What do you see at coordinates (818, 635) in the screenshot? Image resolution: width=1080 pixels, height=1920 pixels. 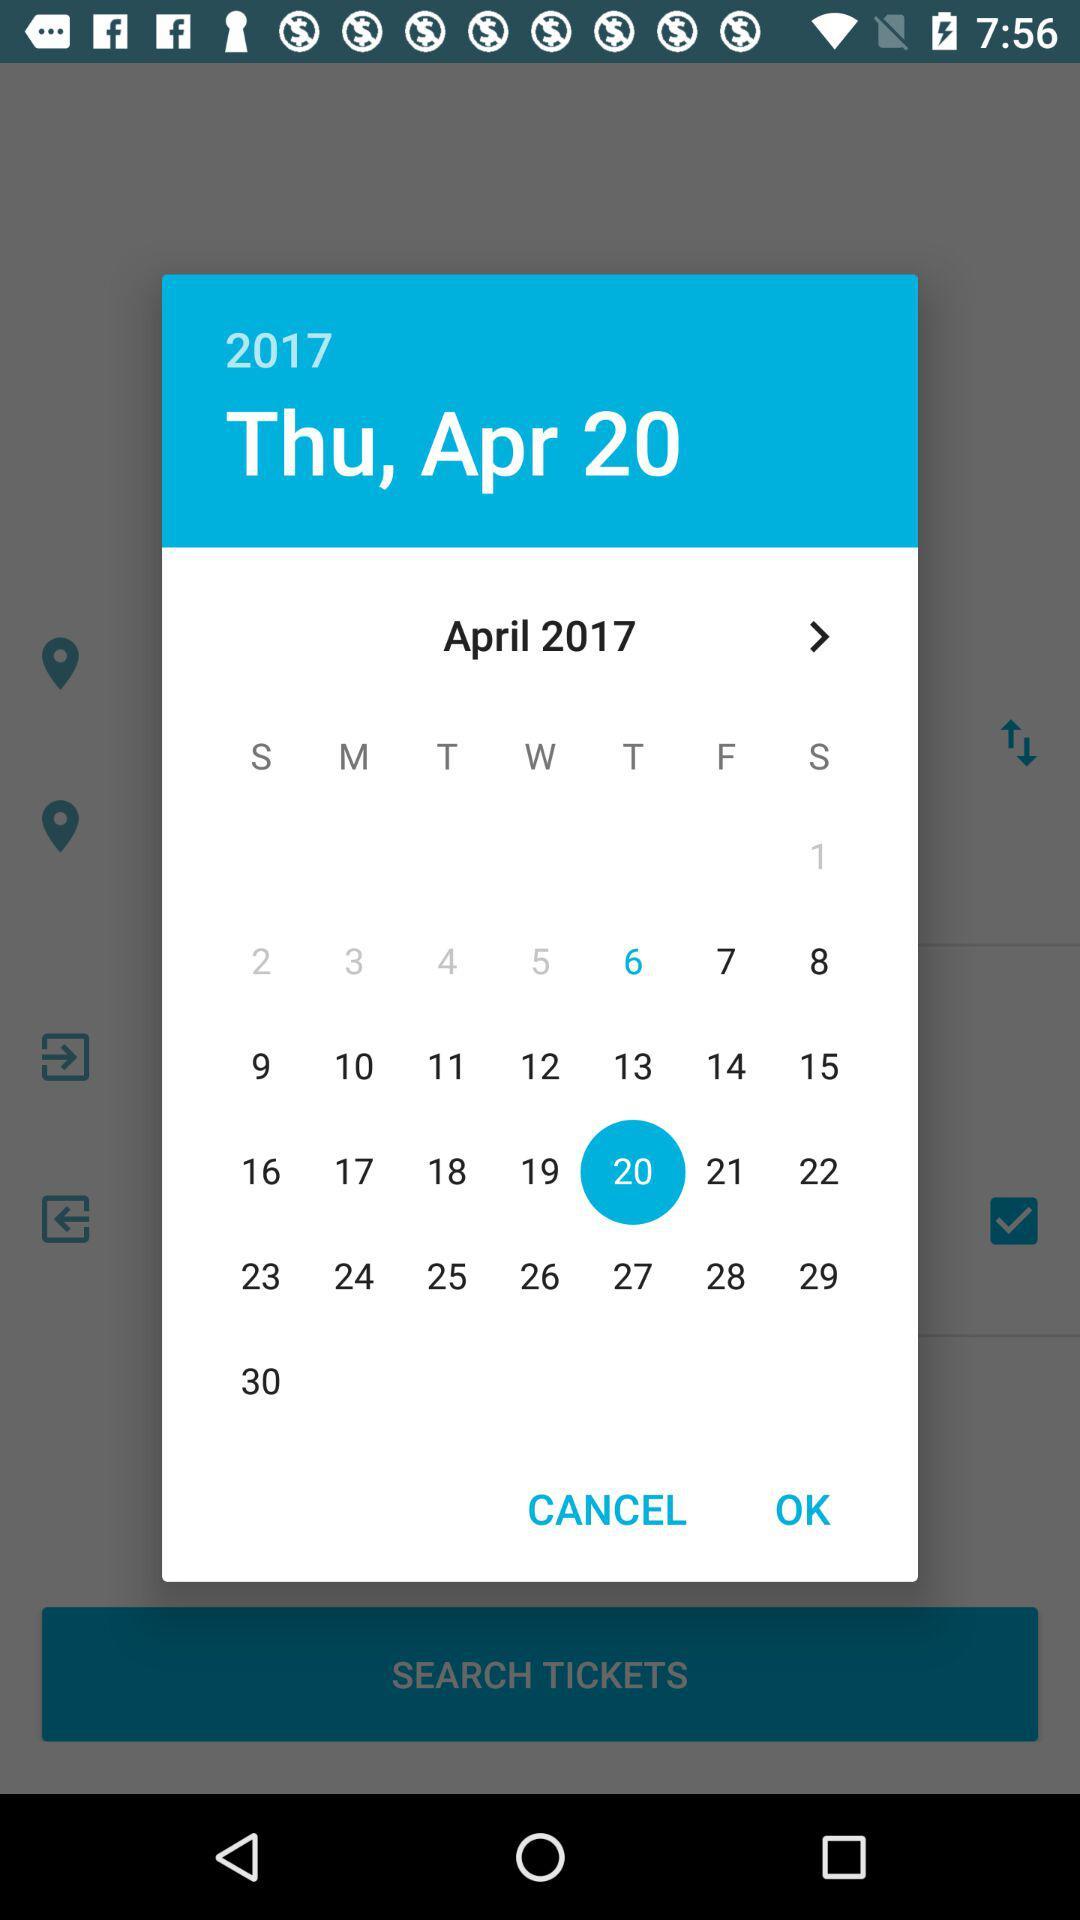 I see `icon below the 2017 item` at bounding box center [818, 635].